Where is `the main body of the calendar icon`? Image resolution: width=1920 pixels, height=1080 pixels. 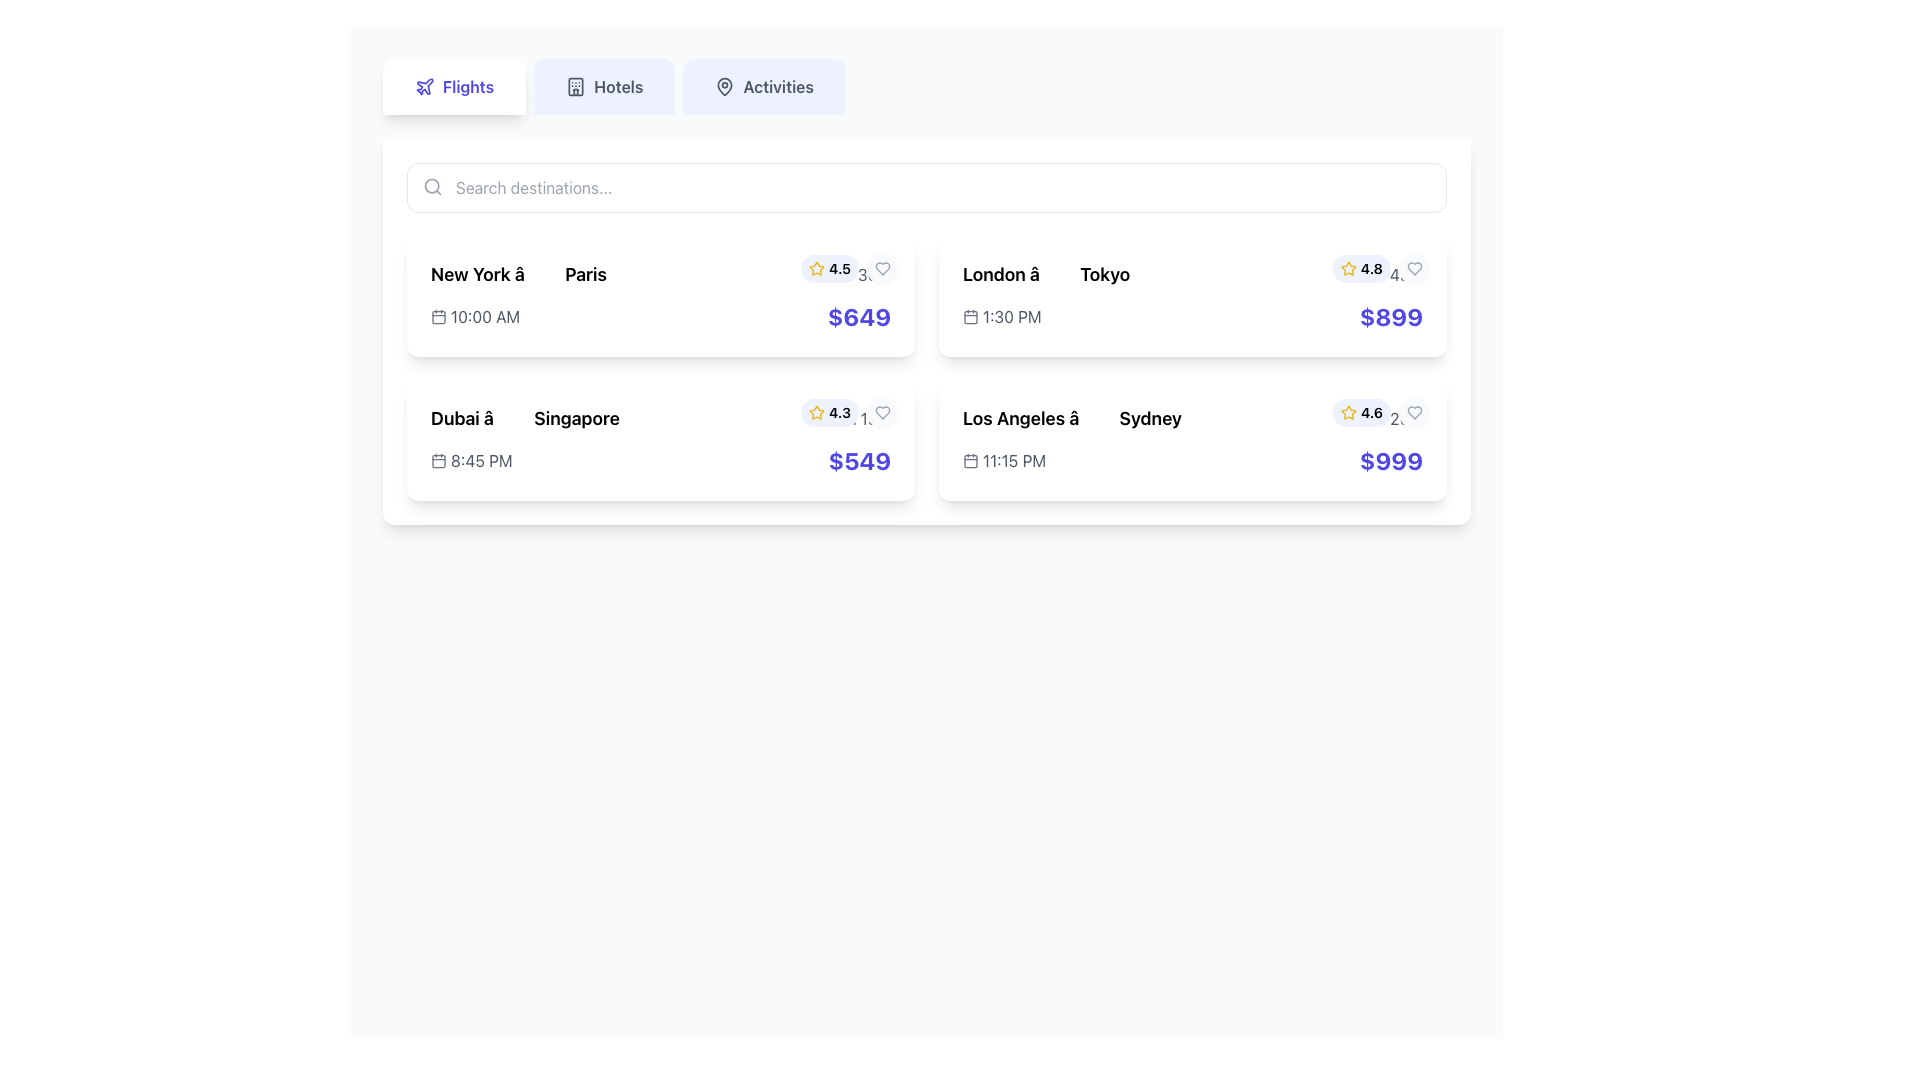 the main body of the calendar icon is located at coordinates (437, 461).